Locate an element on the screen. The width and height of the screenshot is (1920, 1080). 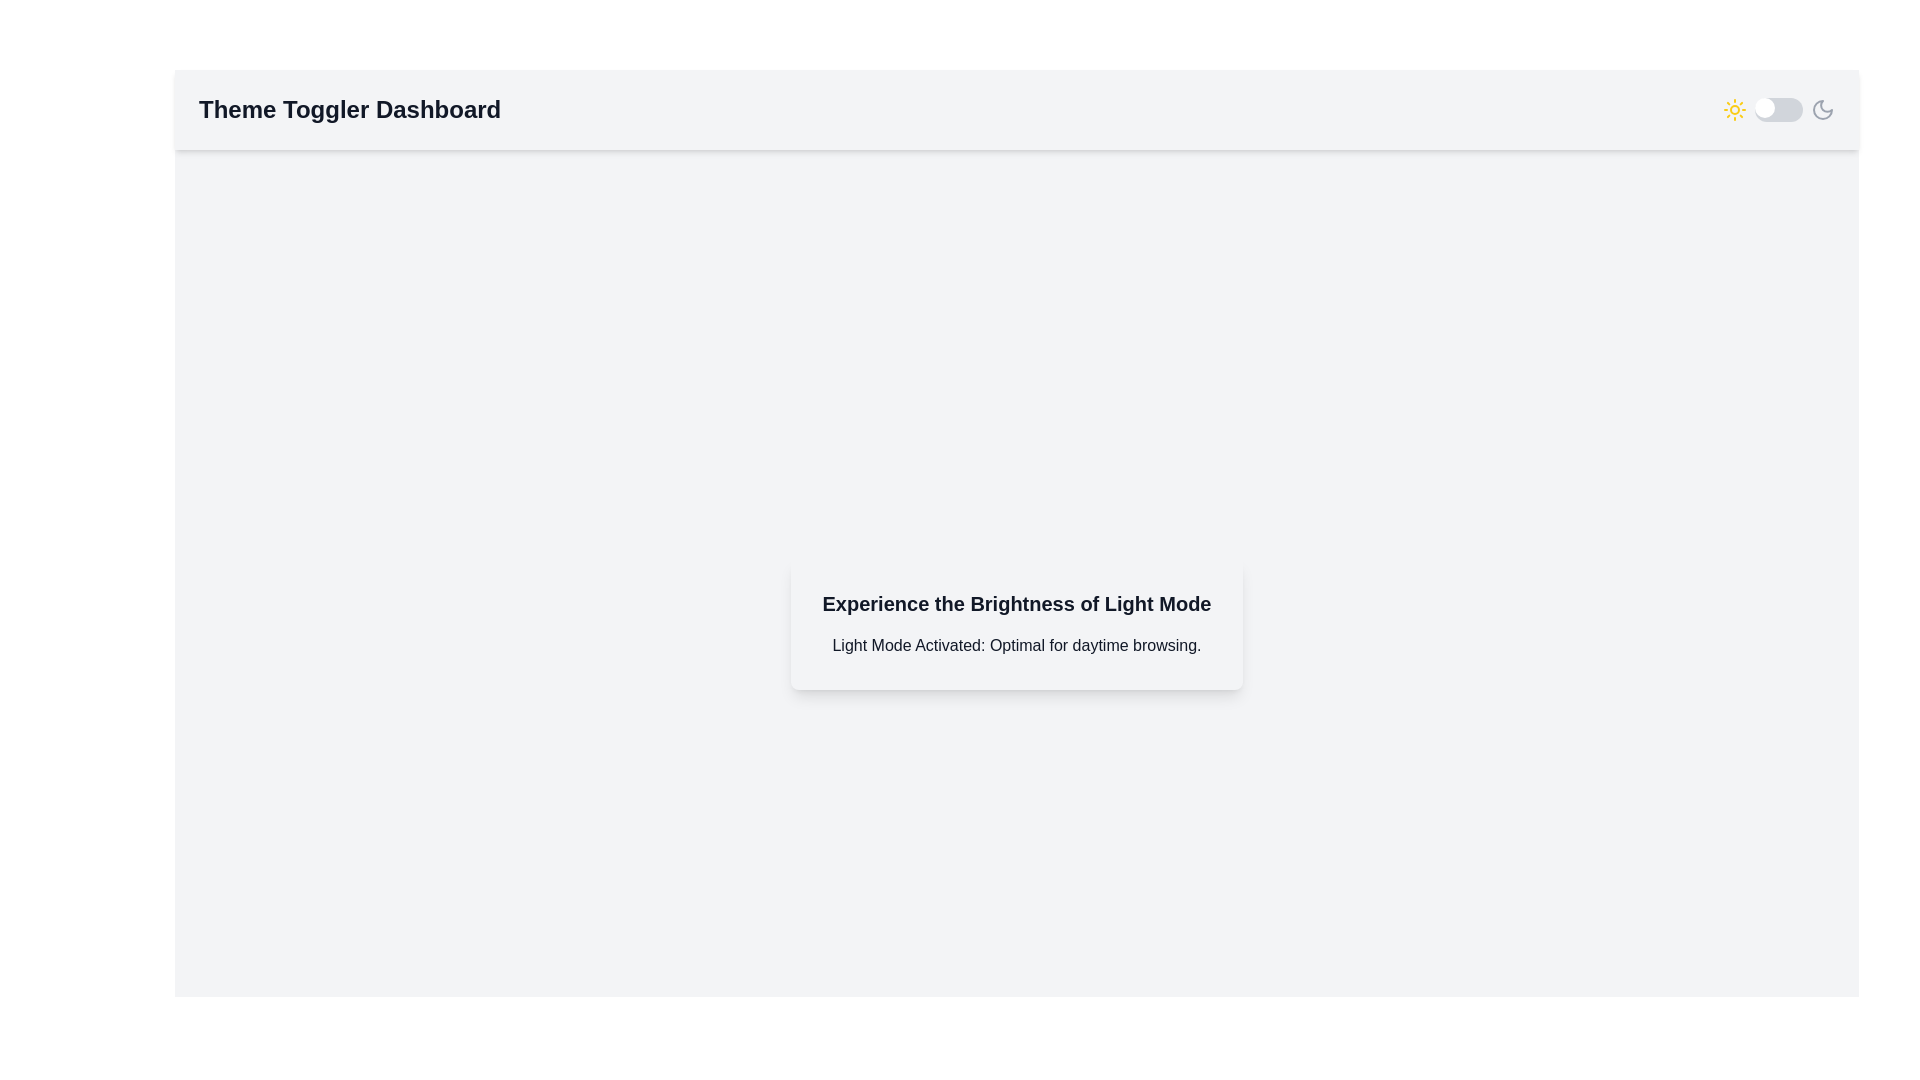
the crescent-shaped moon icon with a gray outline in the top-right corner of the page header is located at coordinates (1823, 110).